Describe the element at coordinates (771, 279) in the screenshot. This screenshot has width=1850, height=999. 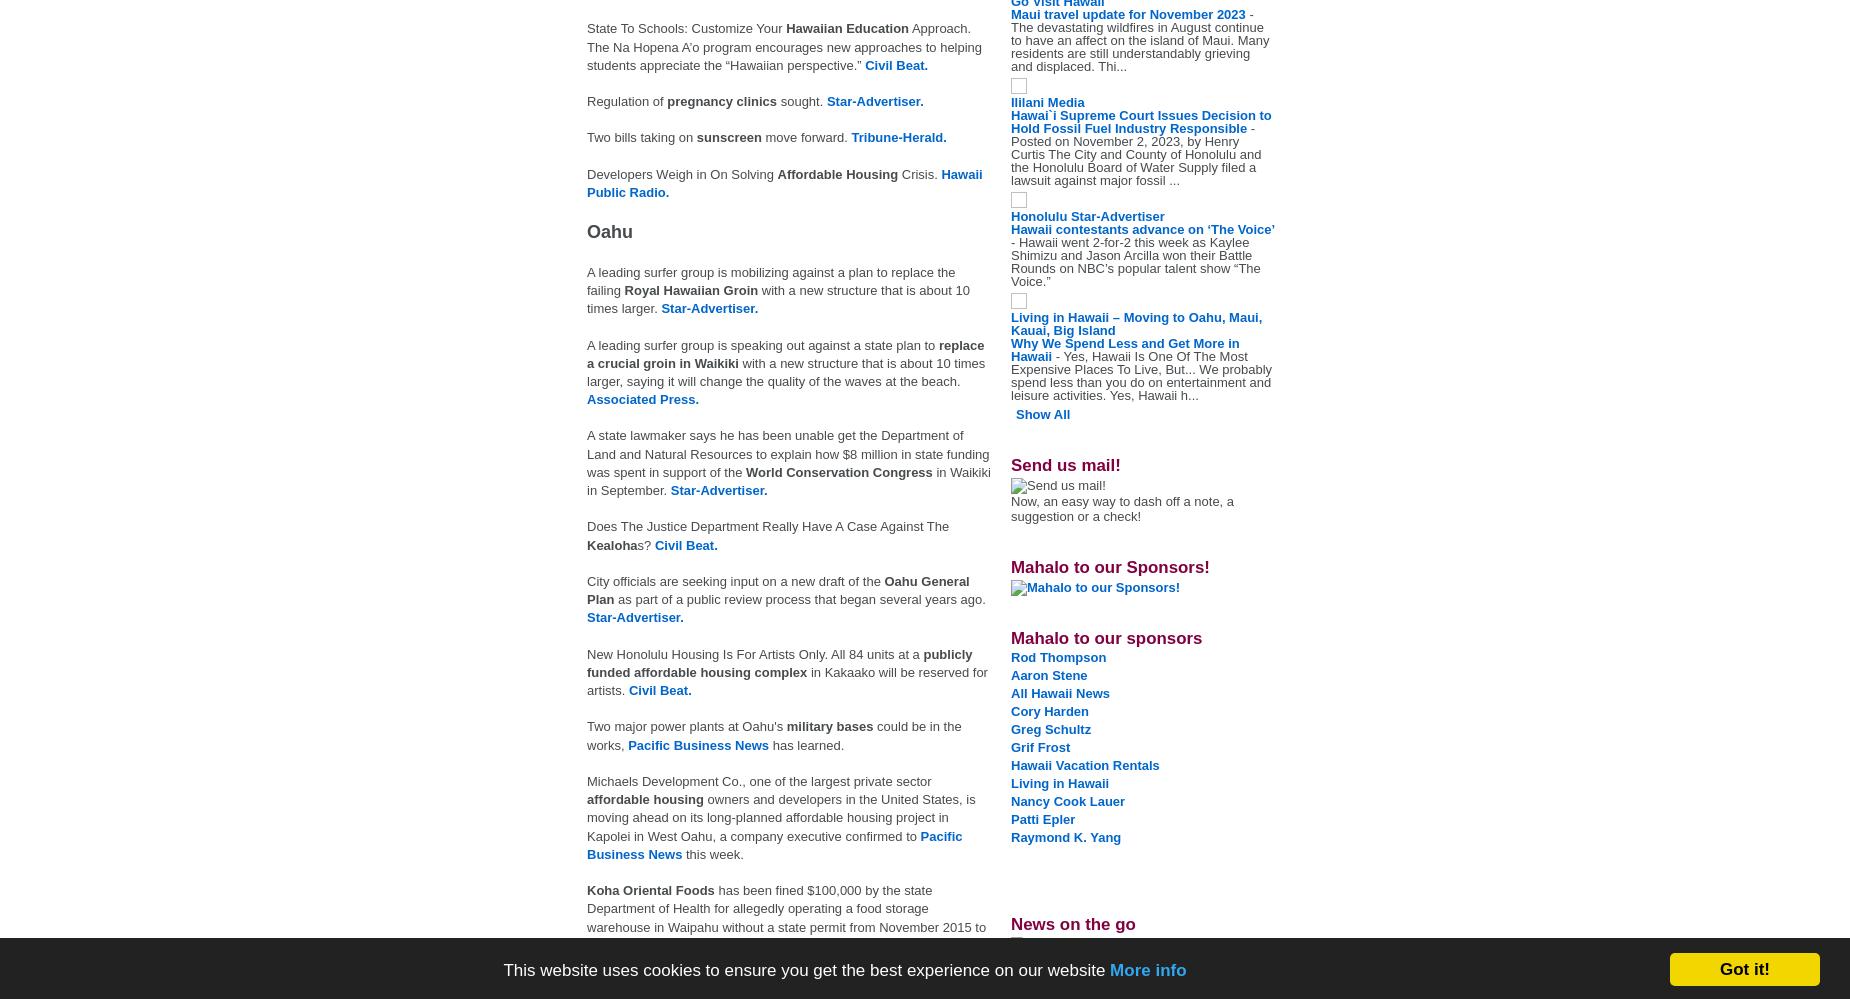
I see `'A leading surfer group is mobilizing against a plan to replace the failing'` at that location.